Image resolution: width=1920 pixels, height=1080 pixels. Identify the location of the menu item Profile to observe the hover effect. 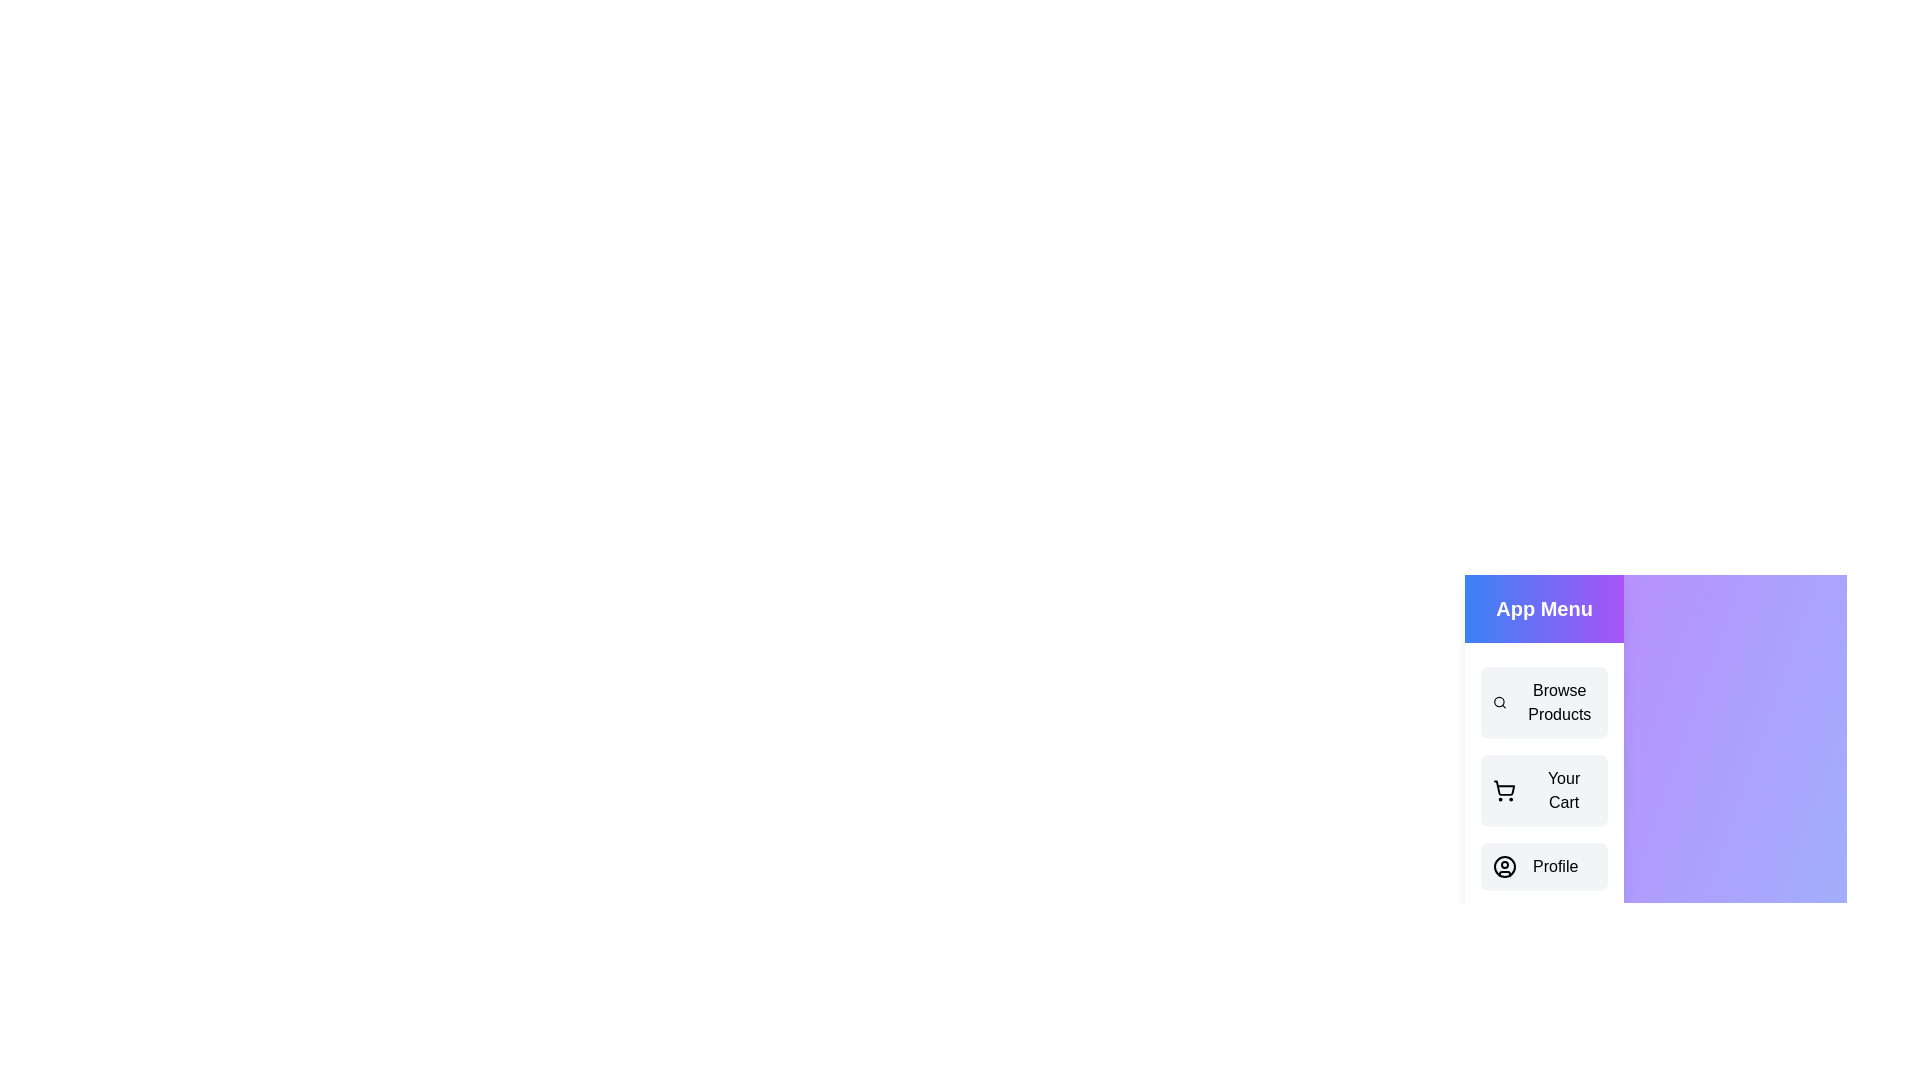
(1543, 866).